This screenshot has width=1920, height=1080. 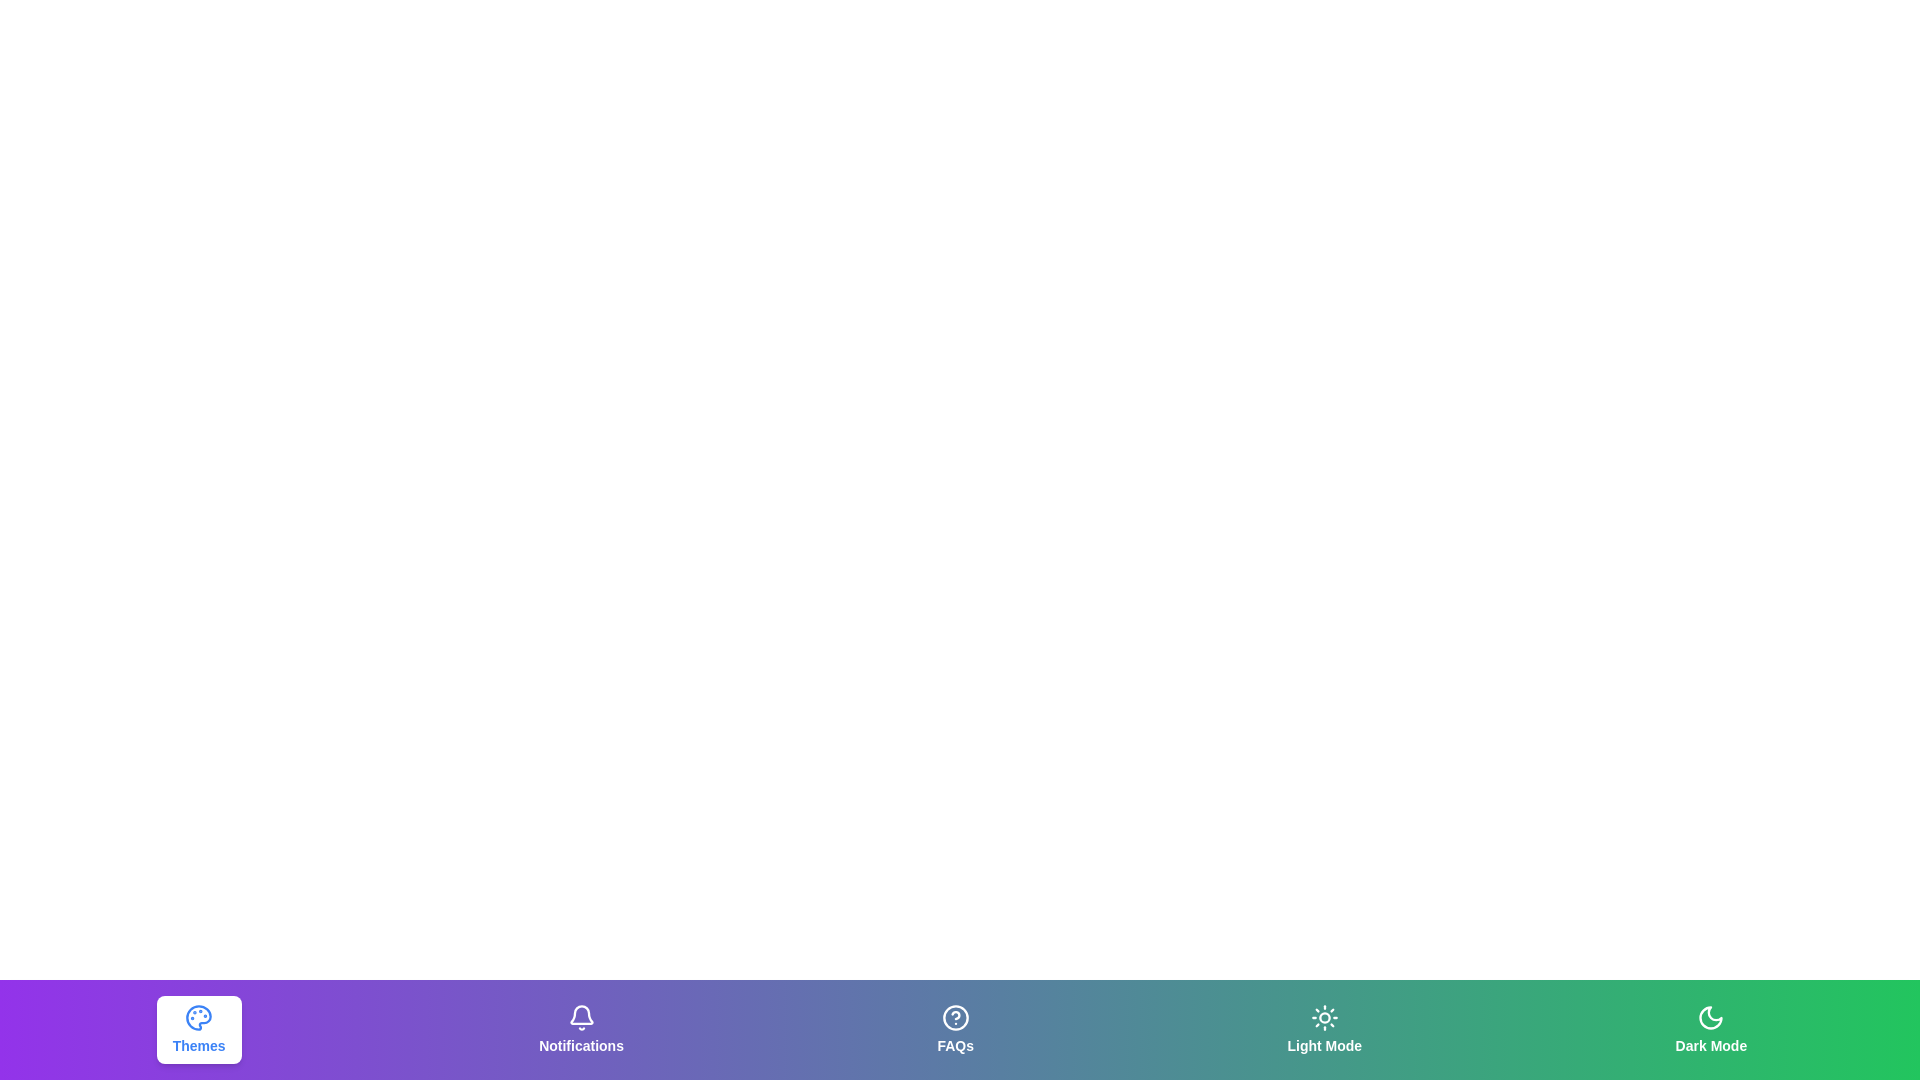 What do you see at coordinates (954, 1029) in the screenshot?
I see `the FAQs tab to observe its hover effect` at bounding box center [954, 1029].